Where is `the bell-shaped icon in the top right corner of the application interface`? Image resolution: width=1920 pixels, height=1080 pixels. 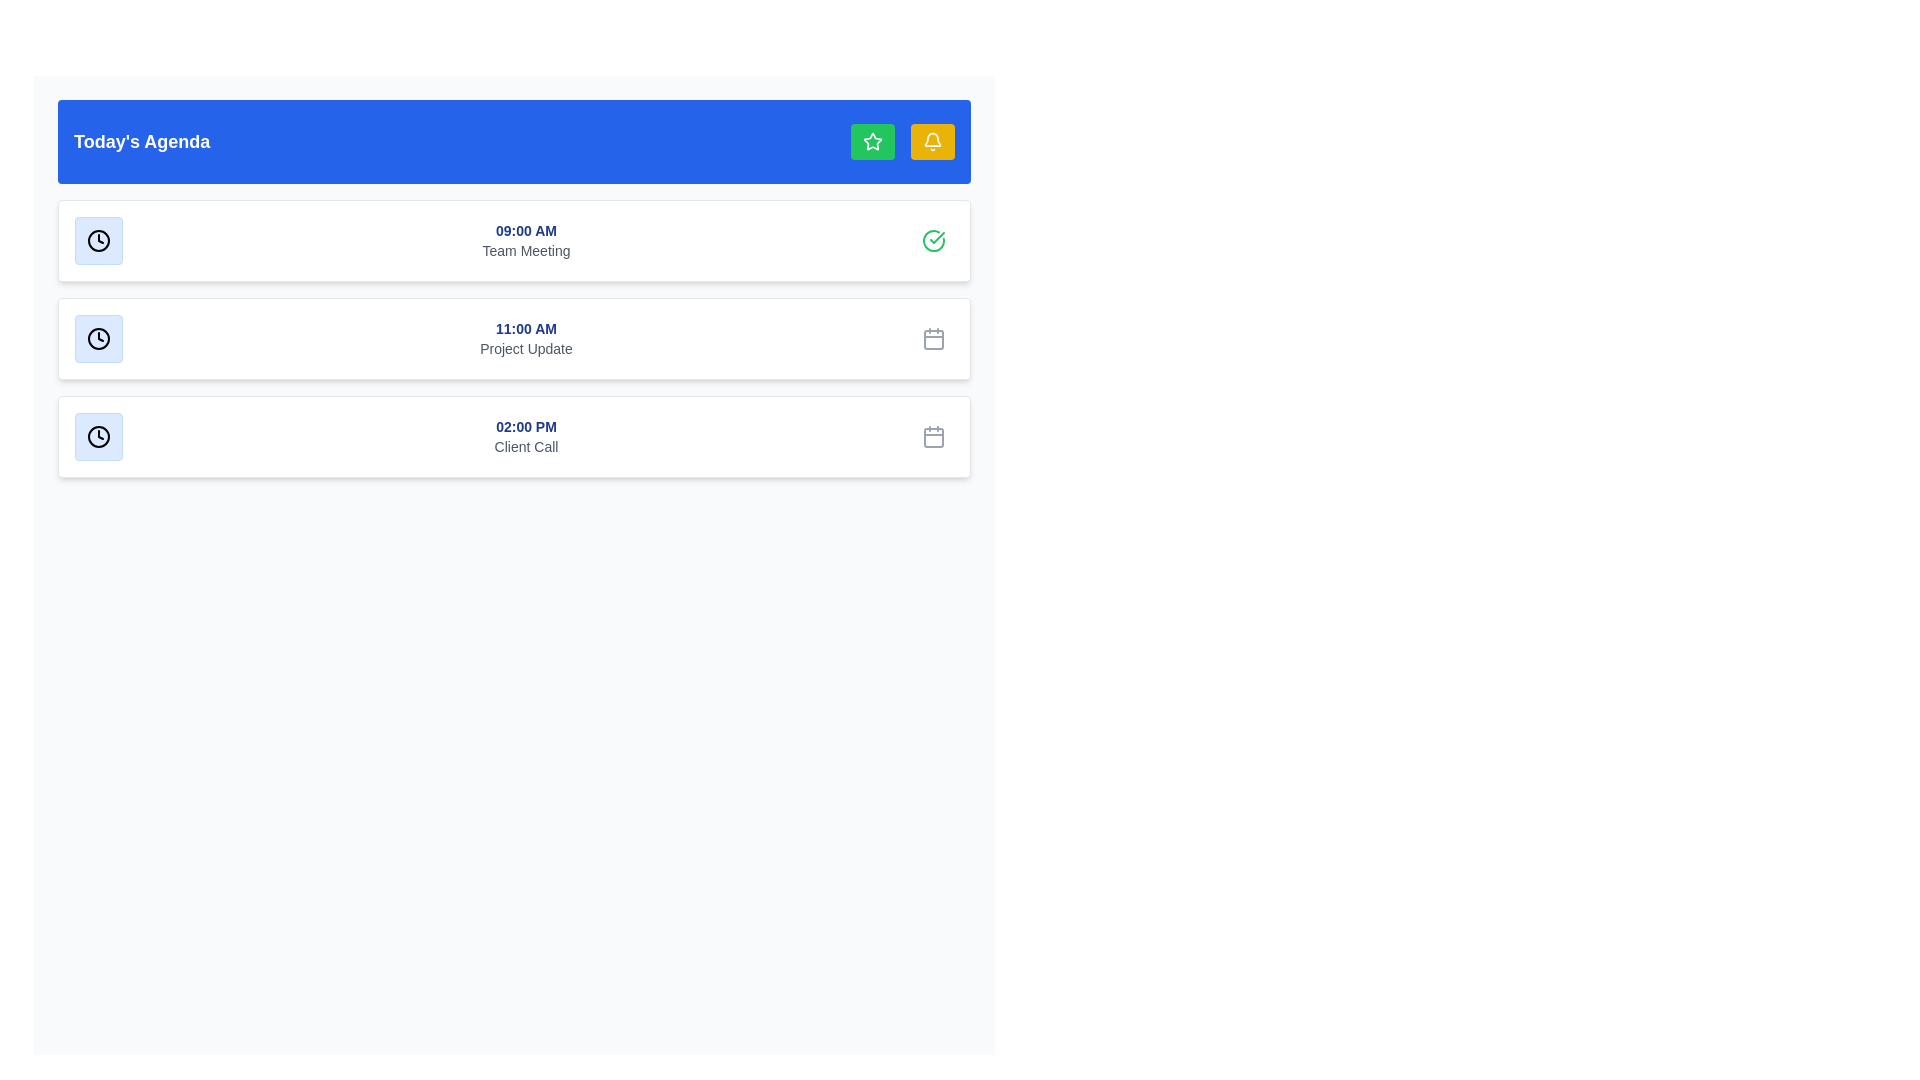
the bell-shaped icon in the top right corner of the application interface is located at coordinates (931, 141).